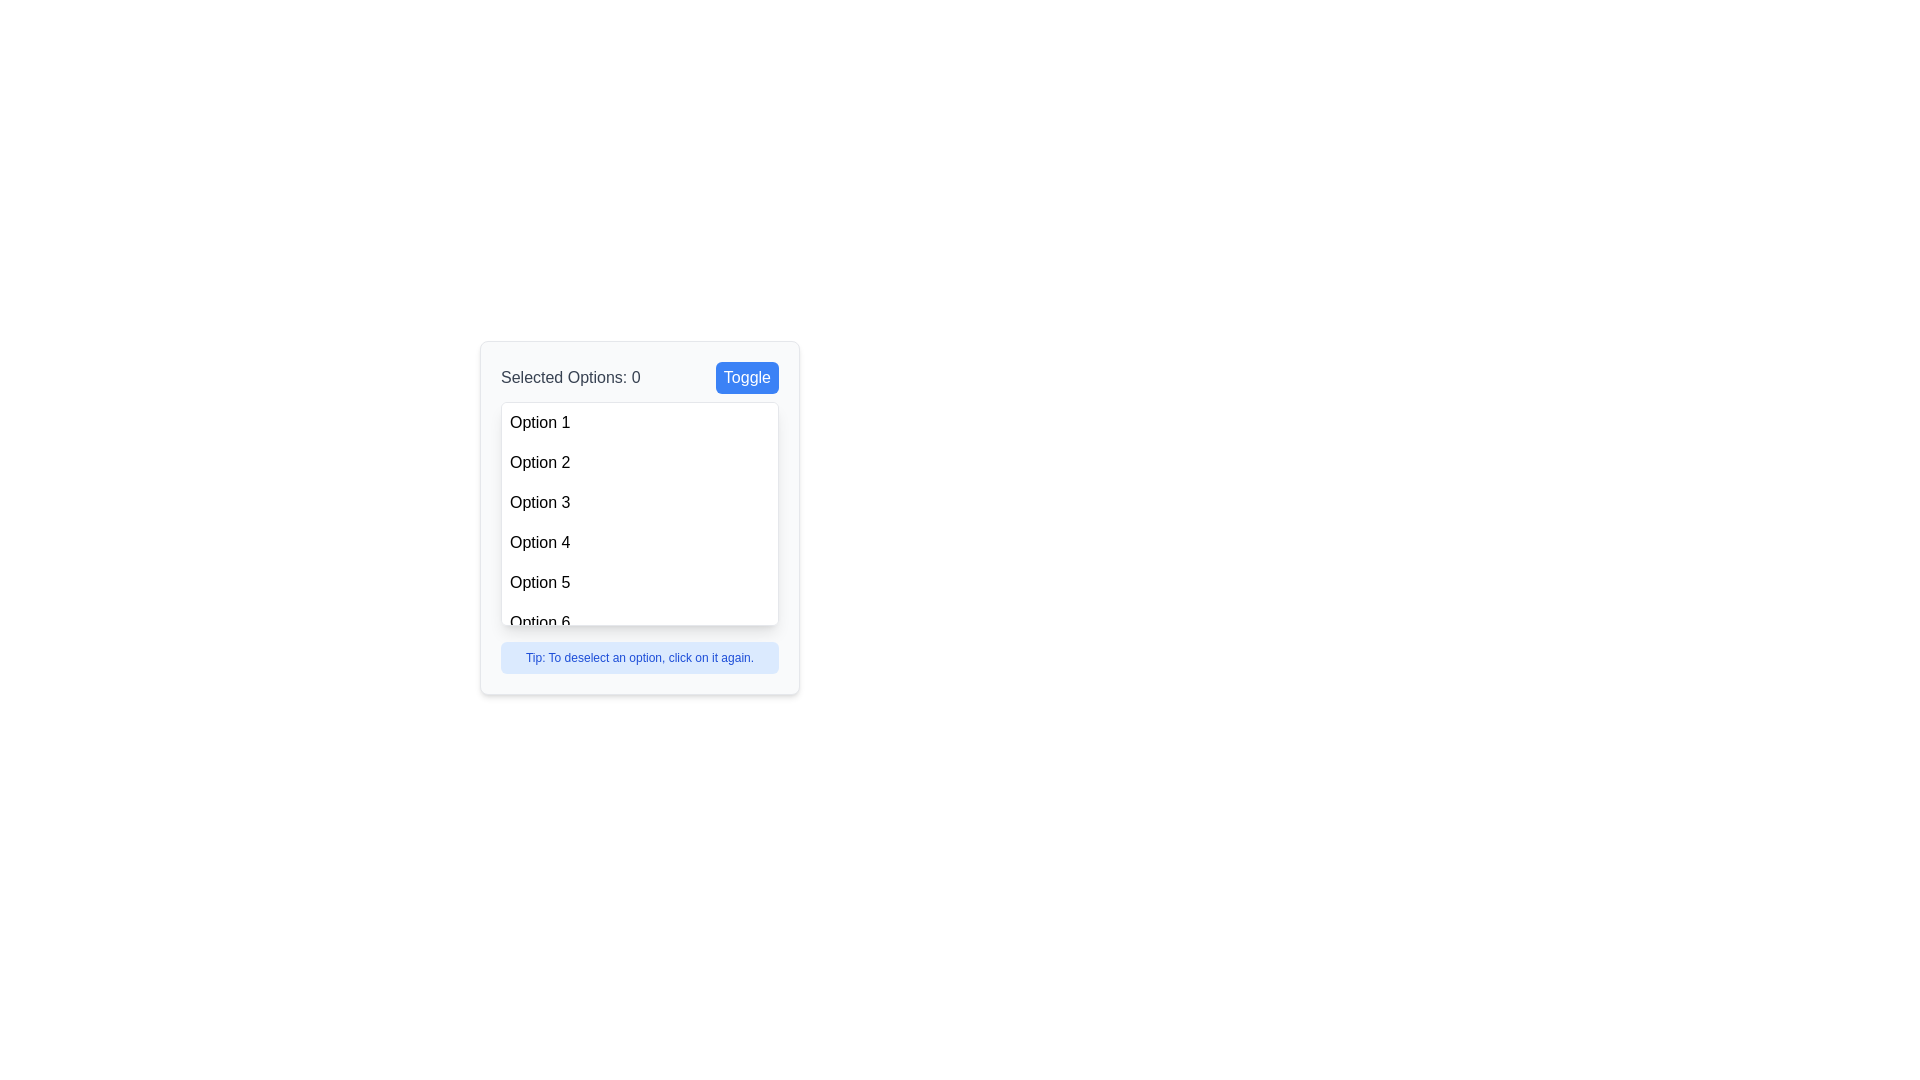  What do you see at coordinates (540, 462) in the screenshot?
I see `the selectable option 'Option 2' in the list` at bounding box center [540, 462].